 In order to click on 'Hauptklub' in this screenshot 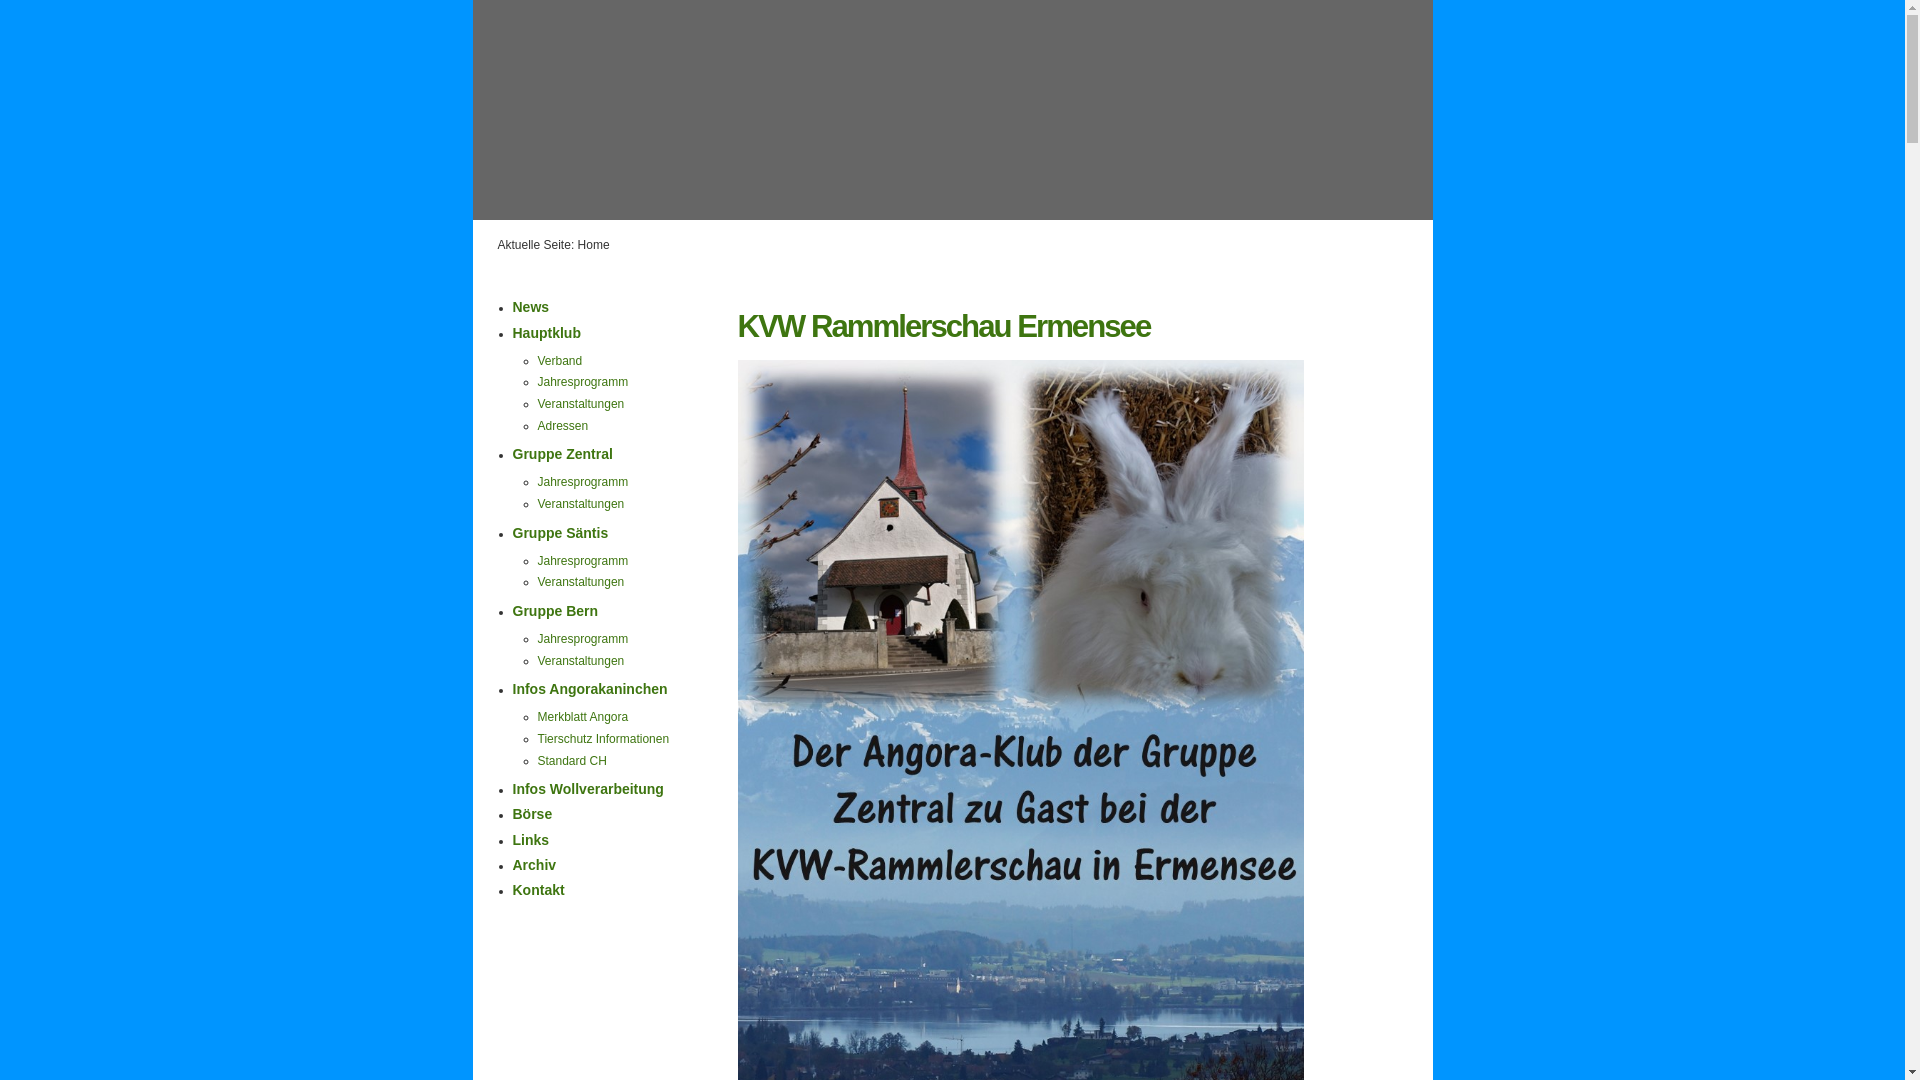, I will do `click(546, 331)`.